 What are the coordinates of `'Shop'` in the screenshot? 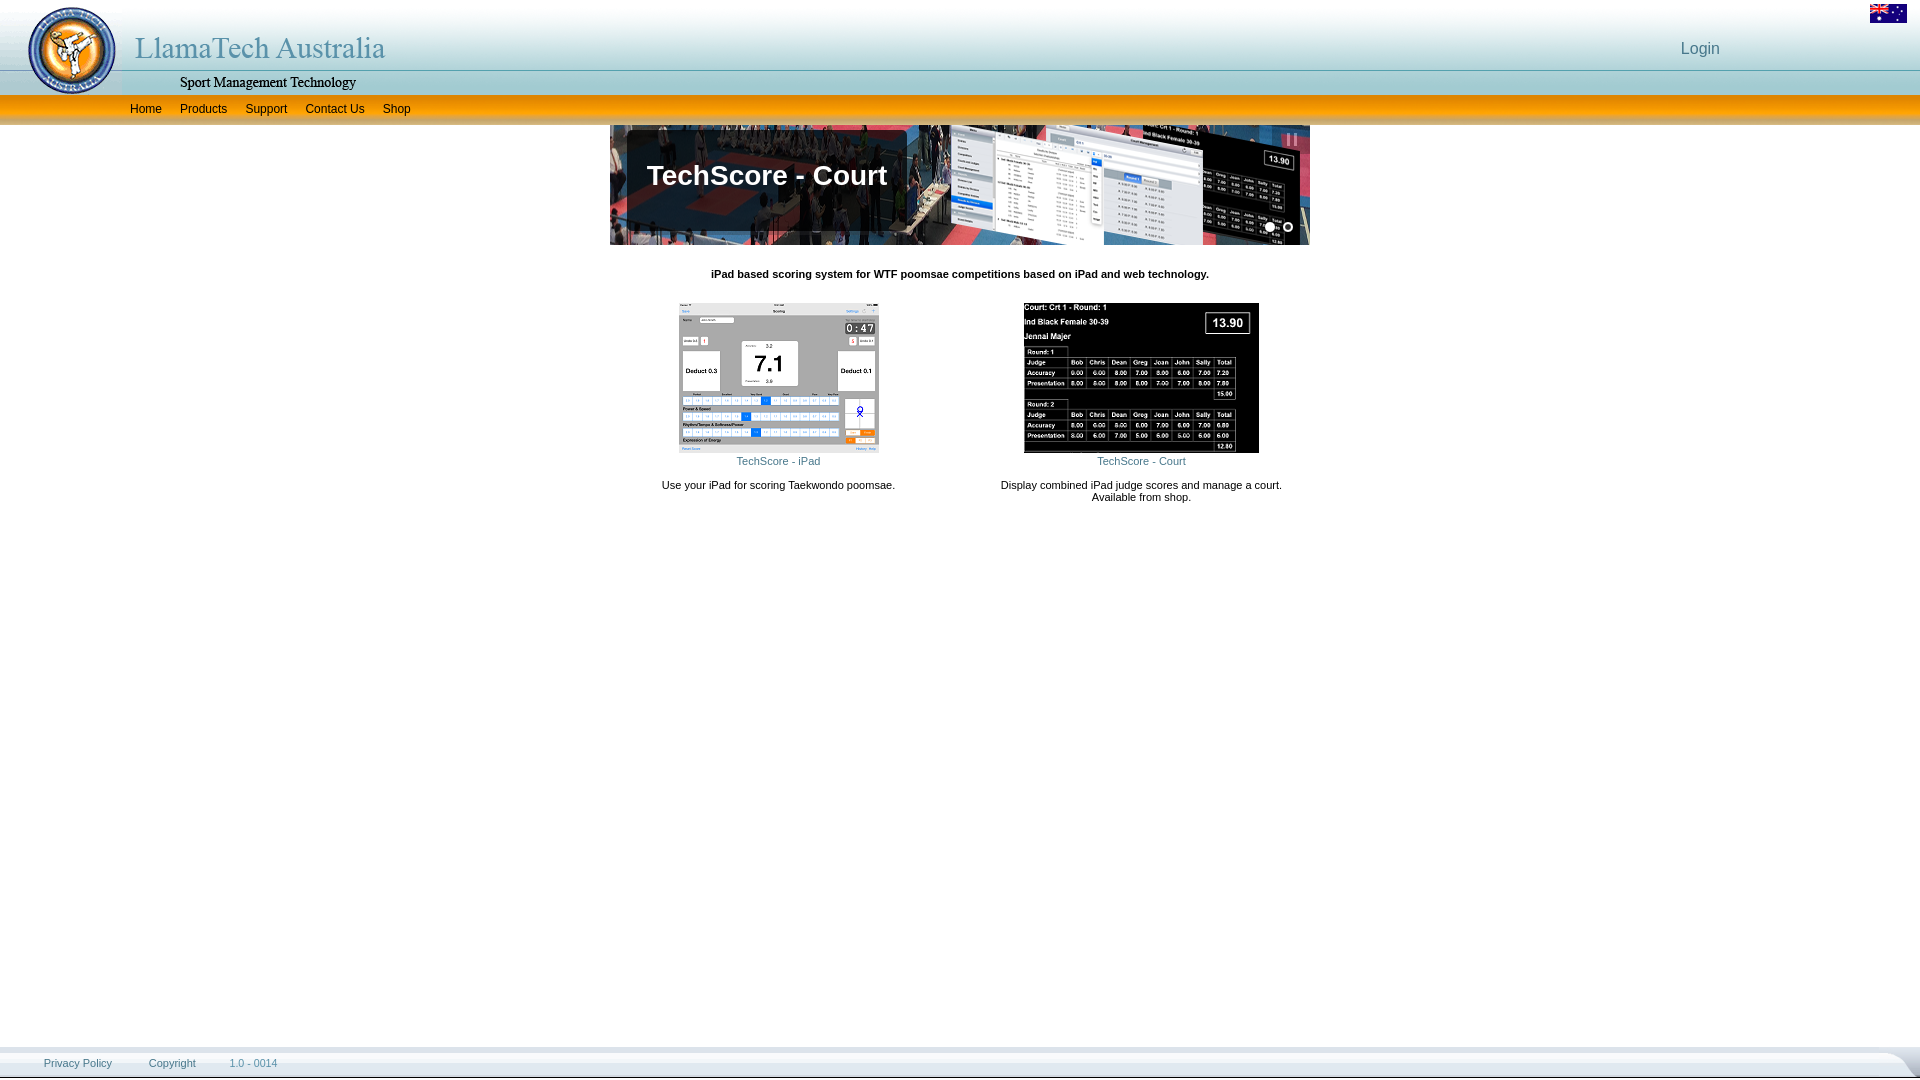 It's located at (397, 109).